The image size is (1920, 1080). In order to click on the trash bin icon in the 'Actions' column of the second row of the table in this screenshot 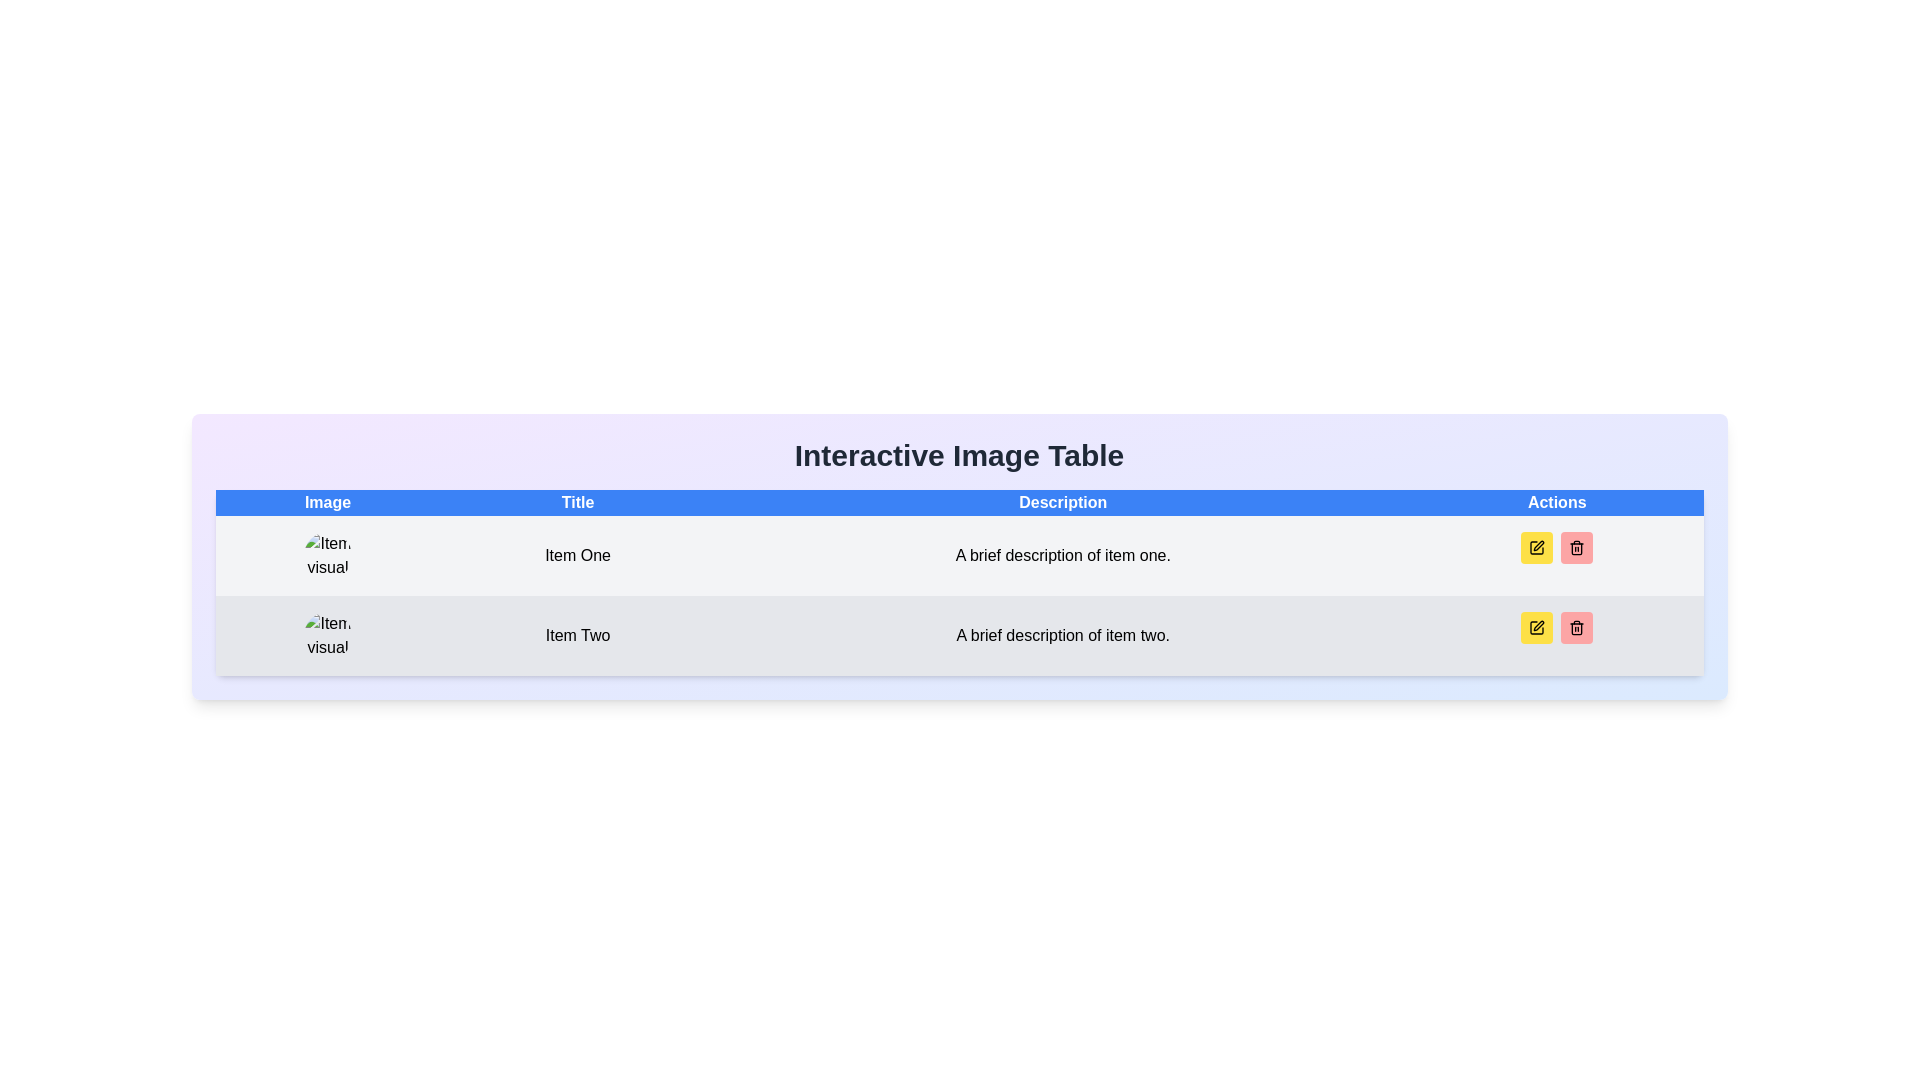, I will do `click(1576, 627)`.